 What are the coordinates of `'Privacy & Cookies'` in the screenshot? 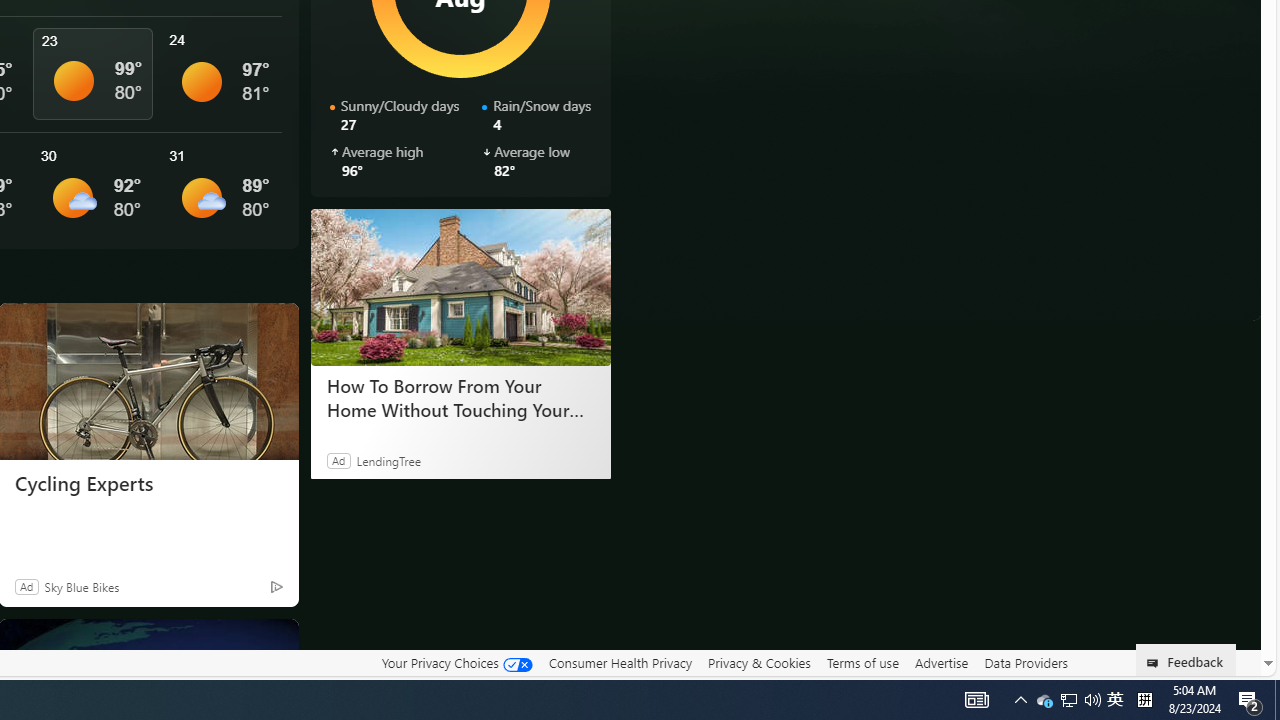 It's located at (758, 662).